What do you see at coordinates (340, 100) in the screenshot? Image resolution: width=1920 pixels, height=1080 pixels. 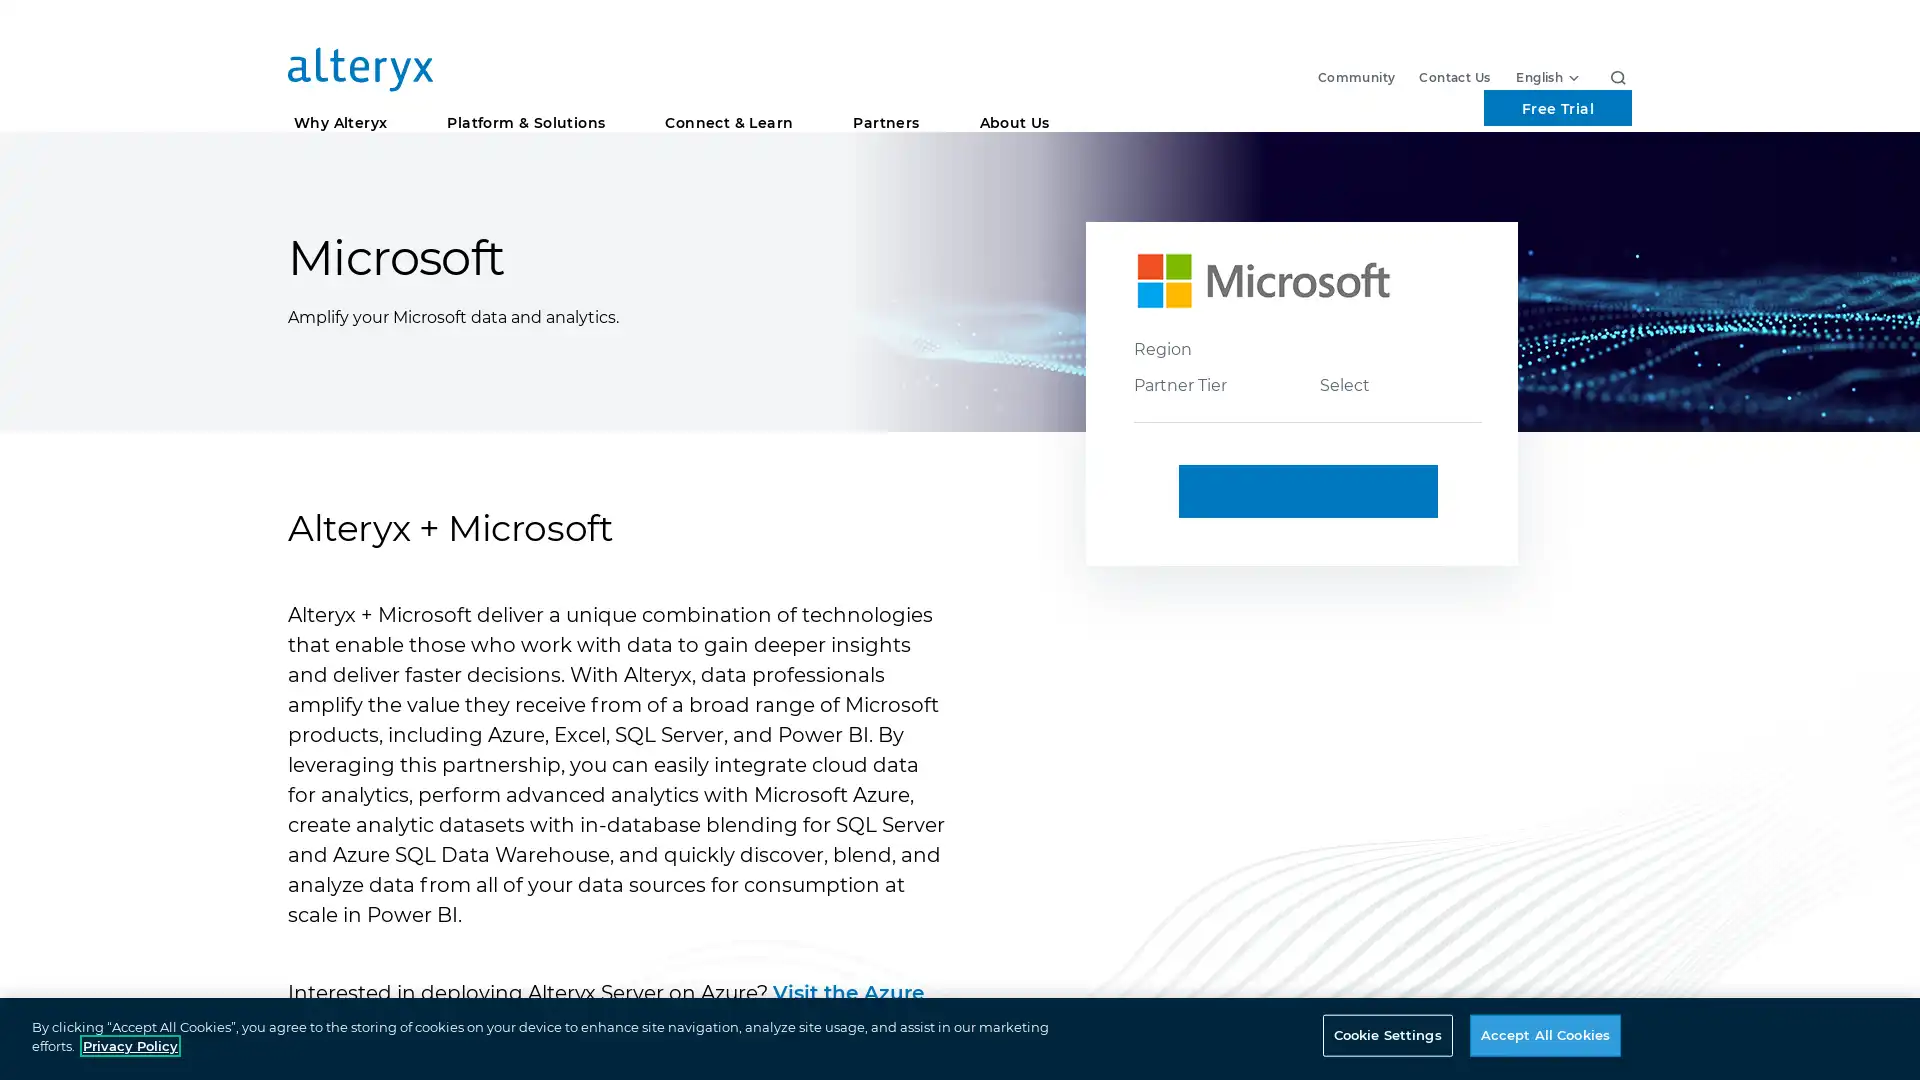 I see `Why Alteryx, menu` at bounding box center [340, 100].